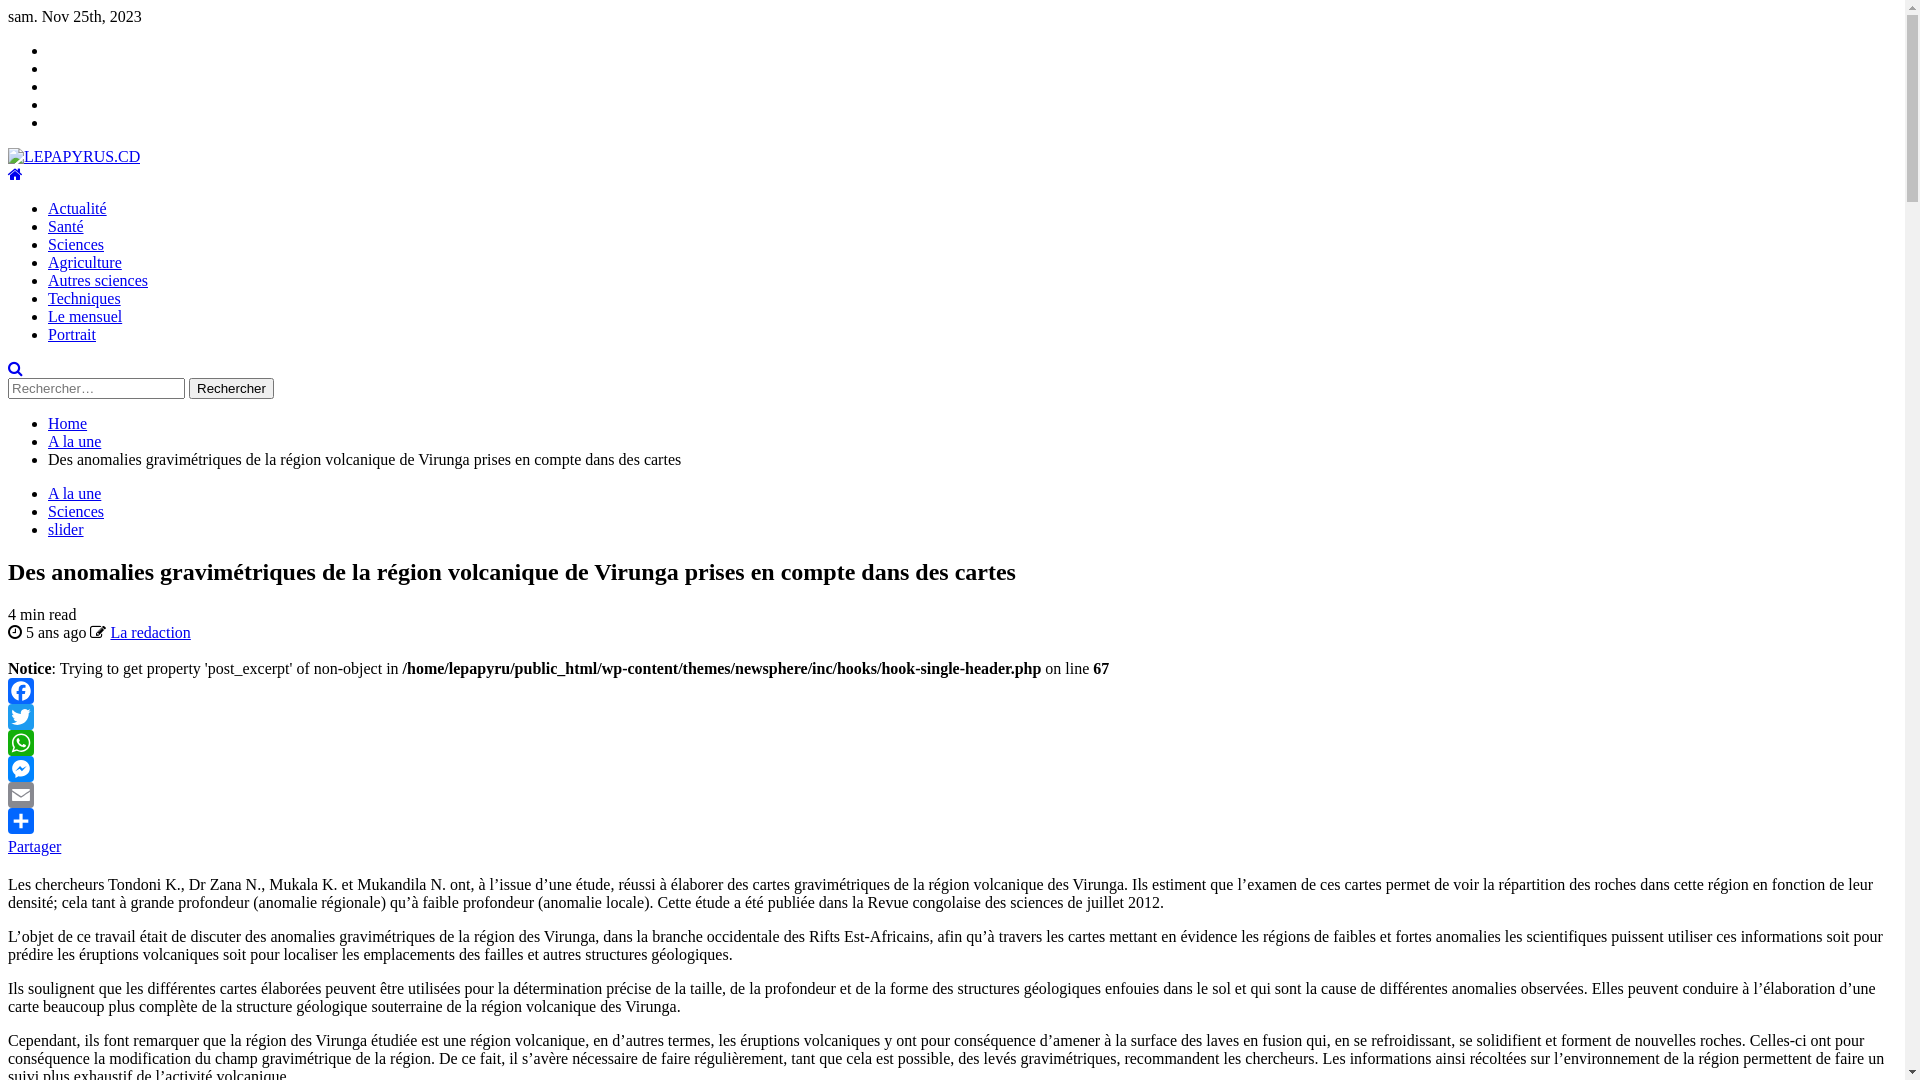 Image resolution: width=1920 pixels, height=1080 pixels. I want to click on 'Rechercher', so click(231, 388).